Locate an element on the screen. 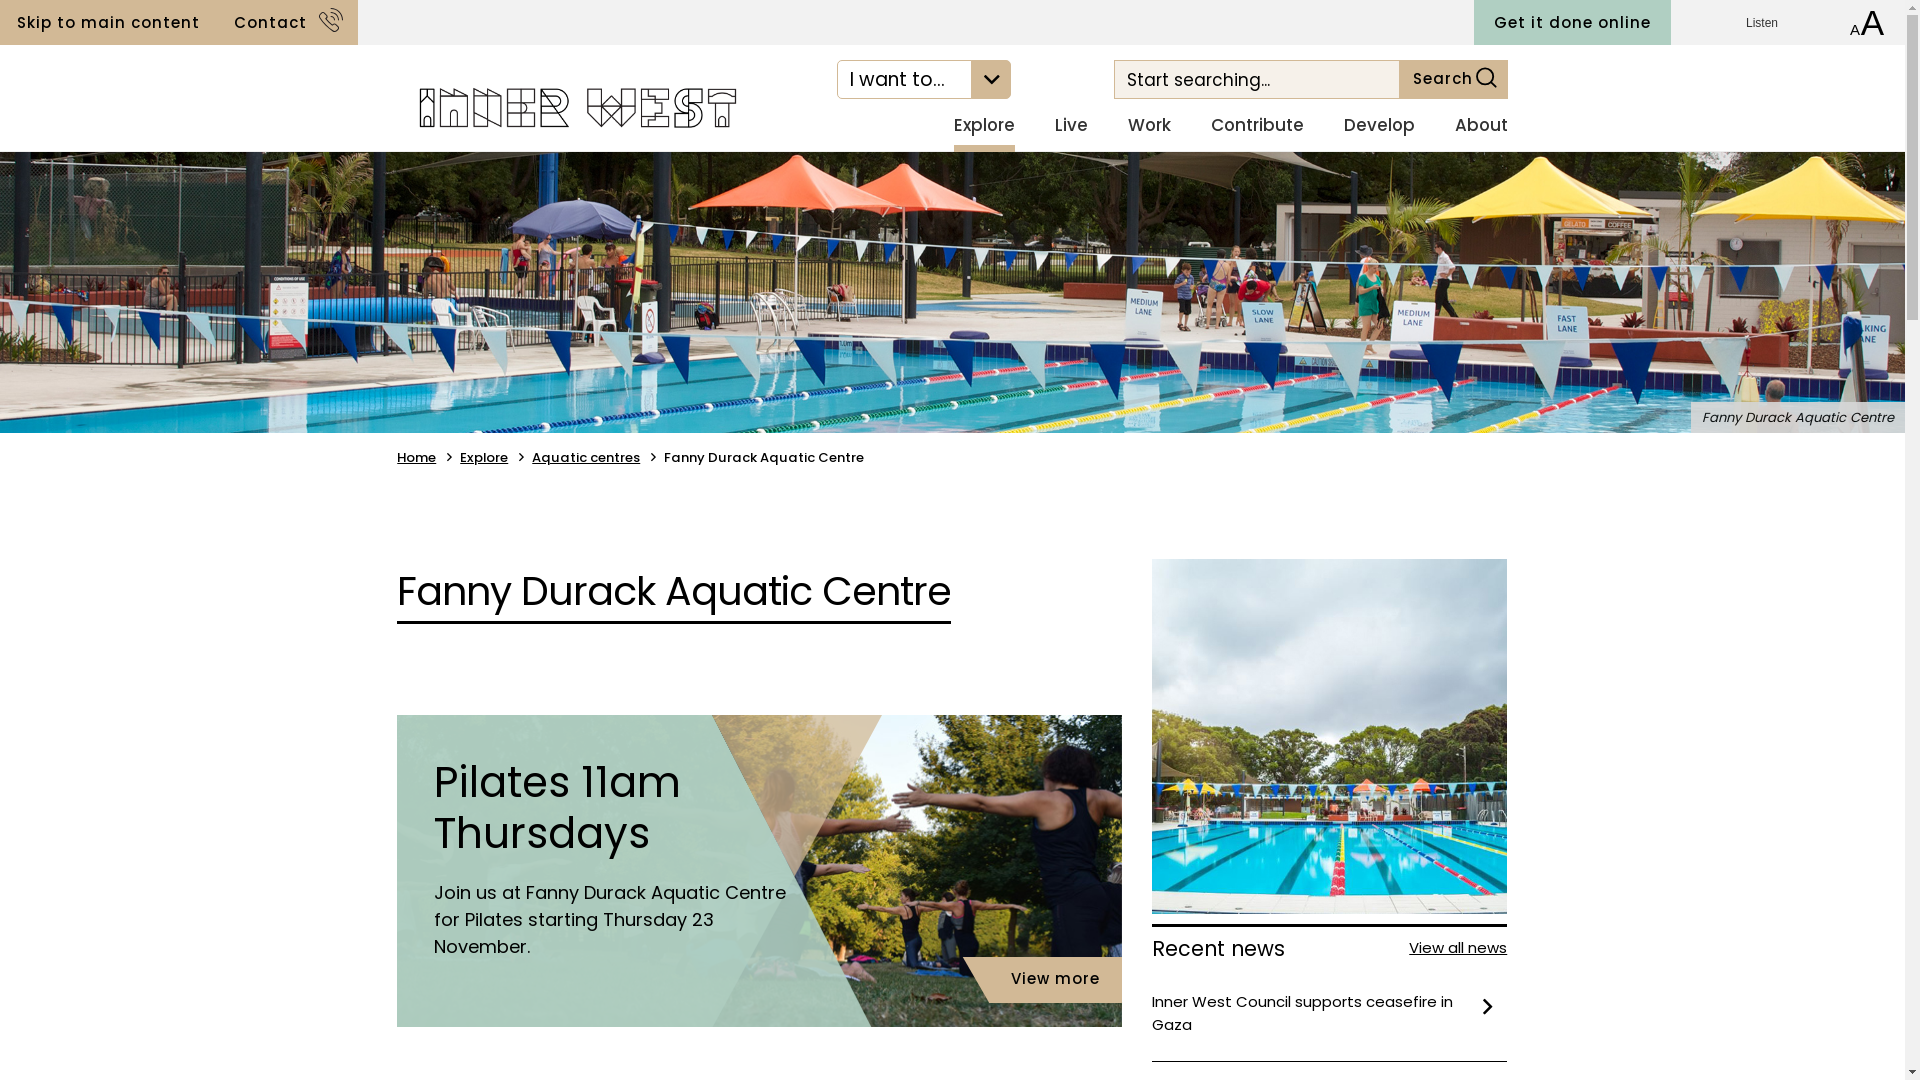 The height and width of the screenshot is (1080, 1920). 'Get it done online' is located at coordinates (1571, 22).